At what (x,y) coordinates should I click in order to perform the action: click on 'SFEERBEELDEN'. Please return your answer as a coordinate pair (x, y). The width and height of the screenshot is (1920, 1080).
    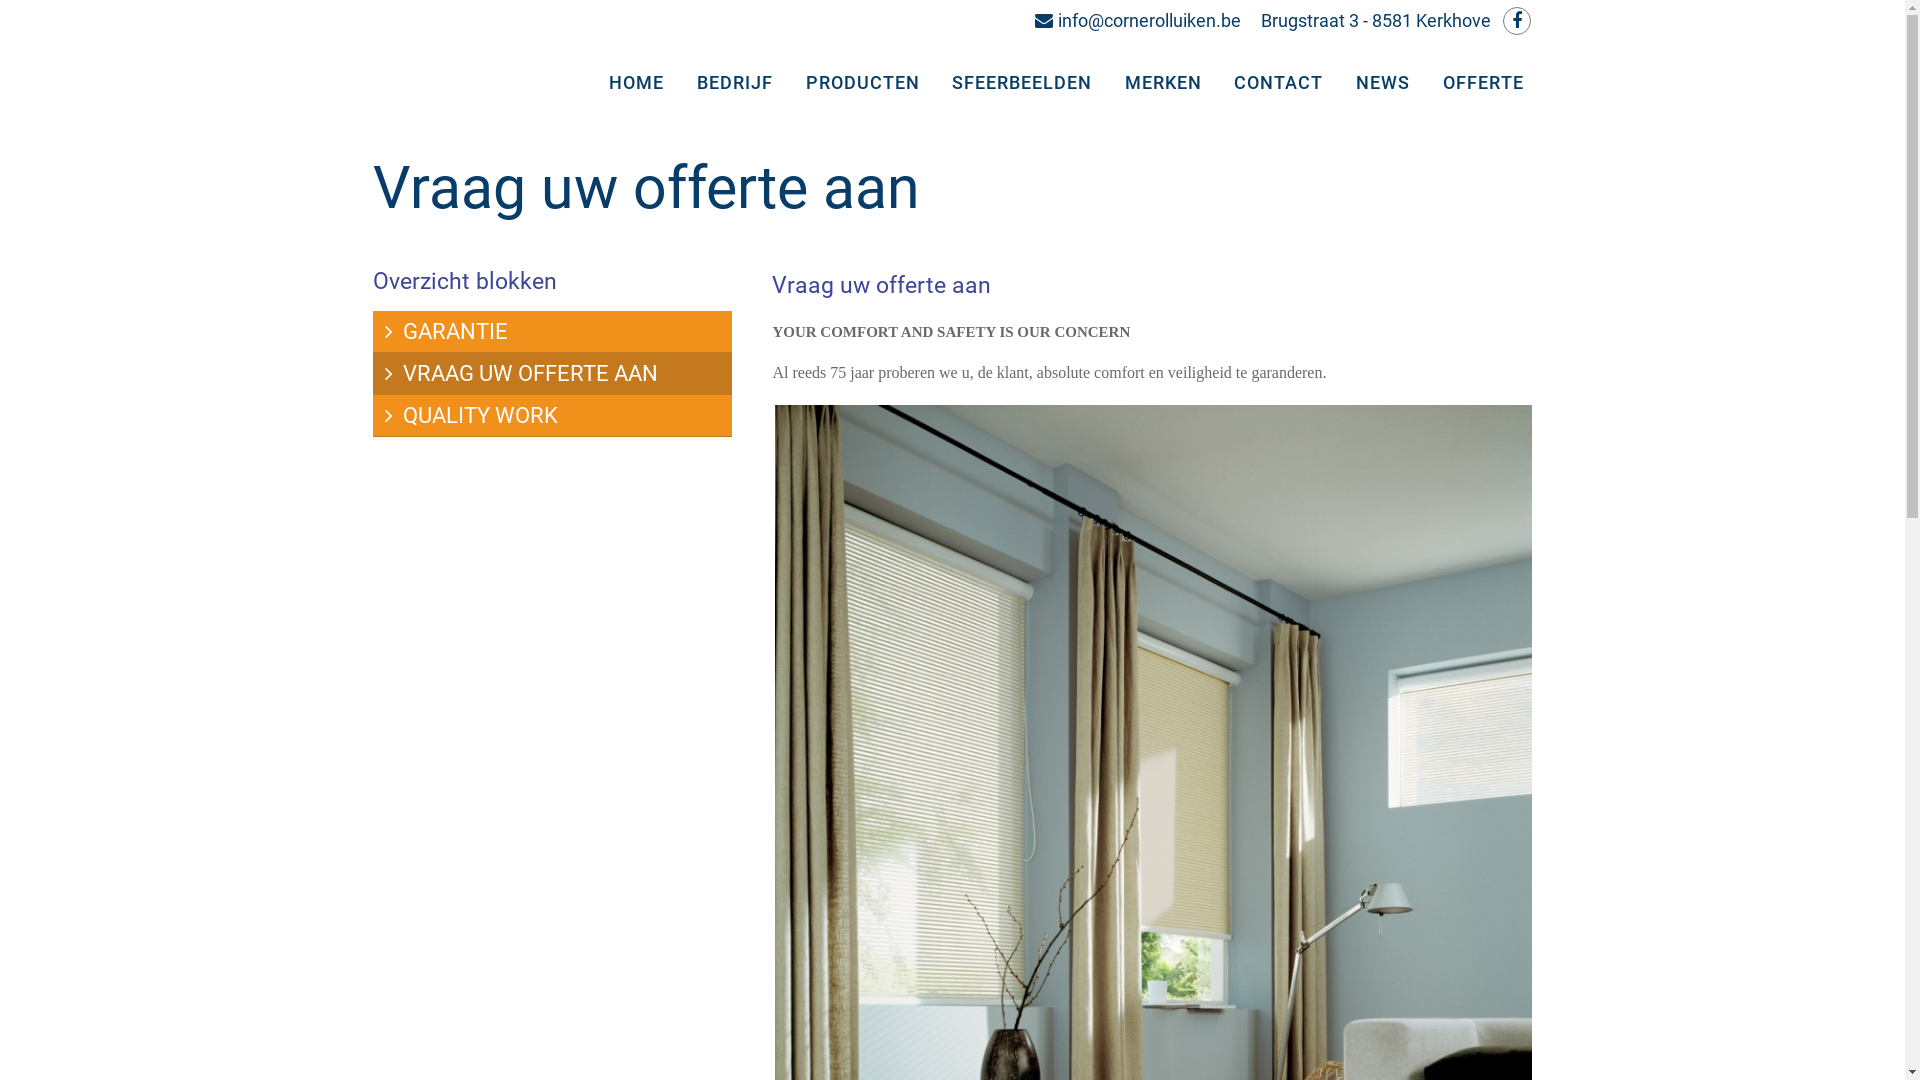
    Looking at the image, I should click on (1025, 82).